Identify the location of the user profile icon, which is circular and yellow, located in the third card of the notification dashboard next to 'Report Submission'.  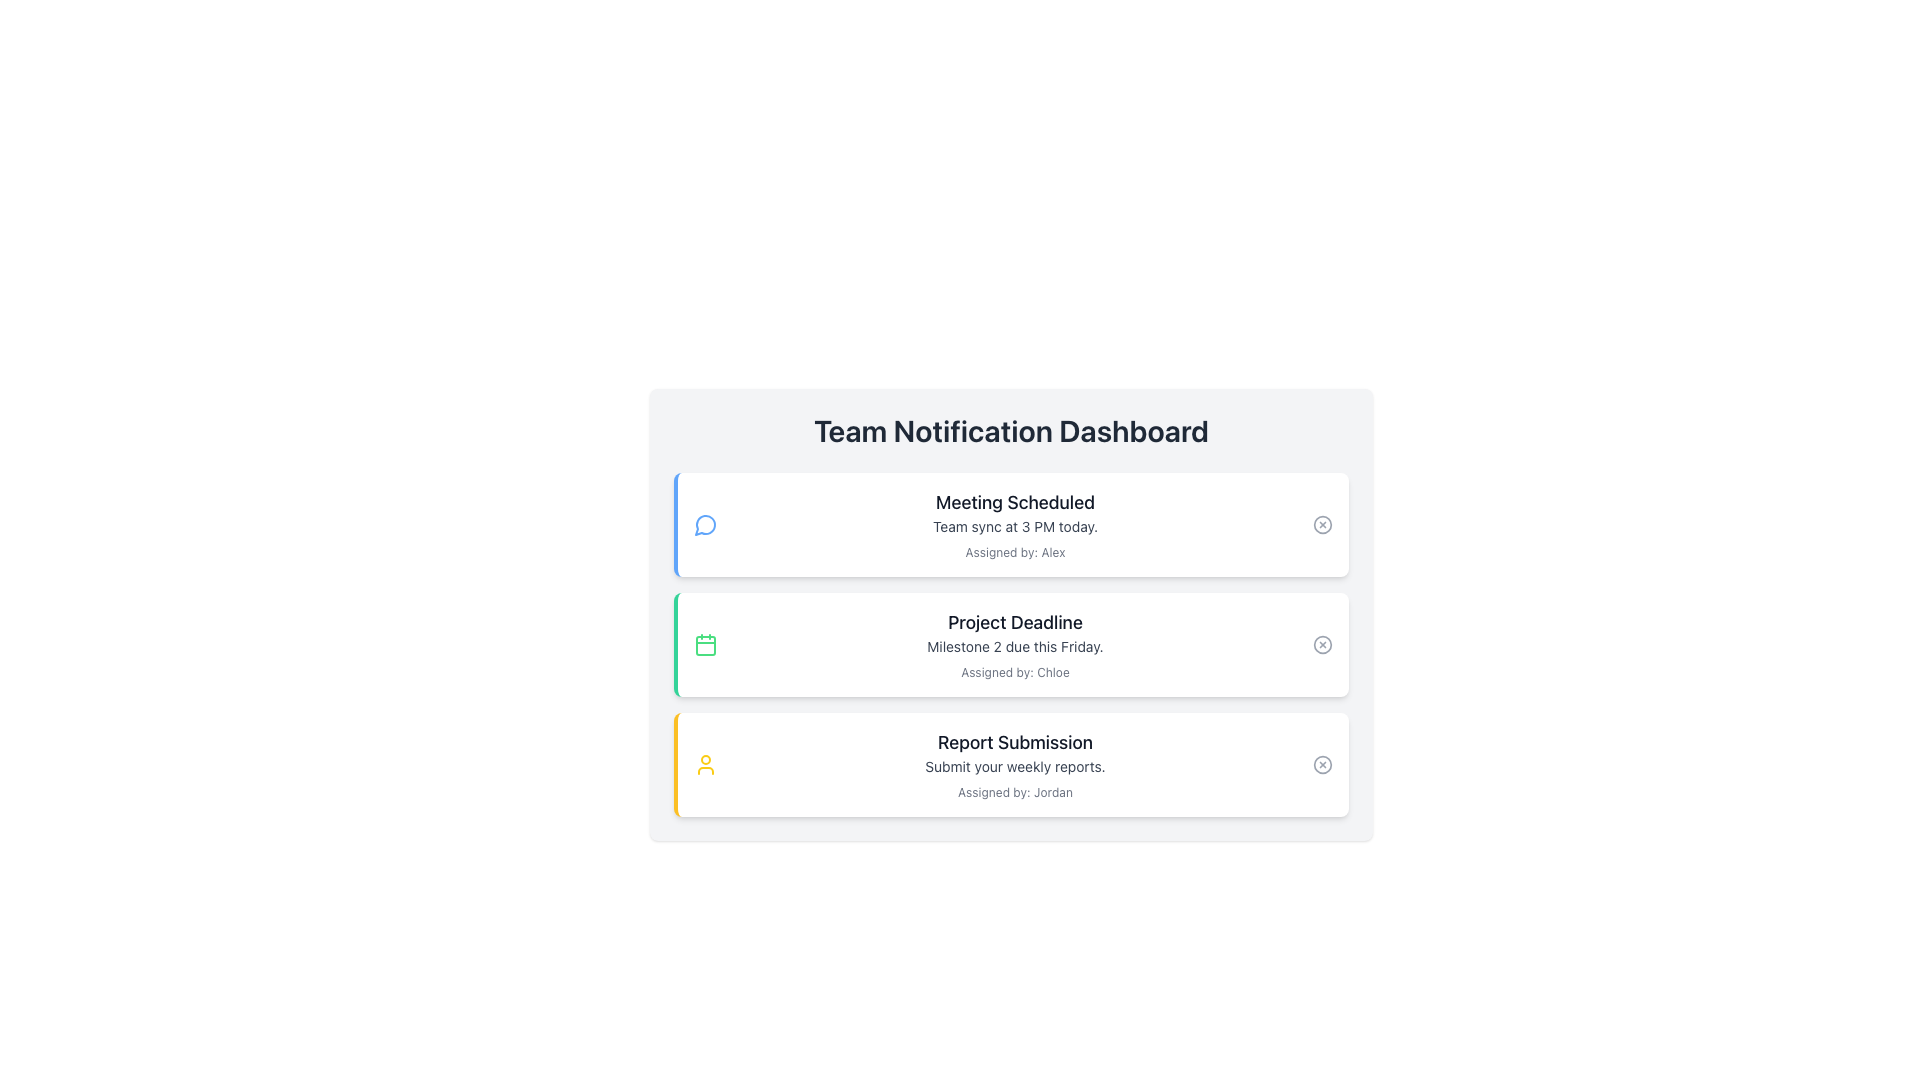
(705, 764).